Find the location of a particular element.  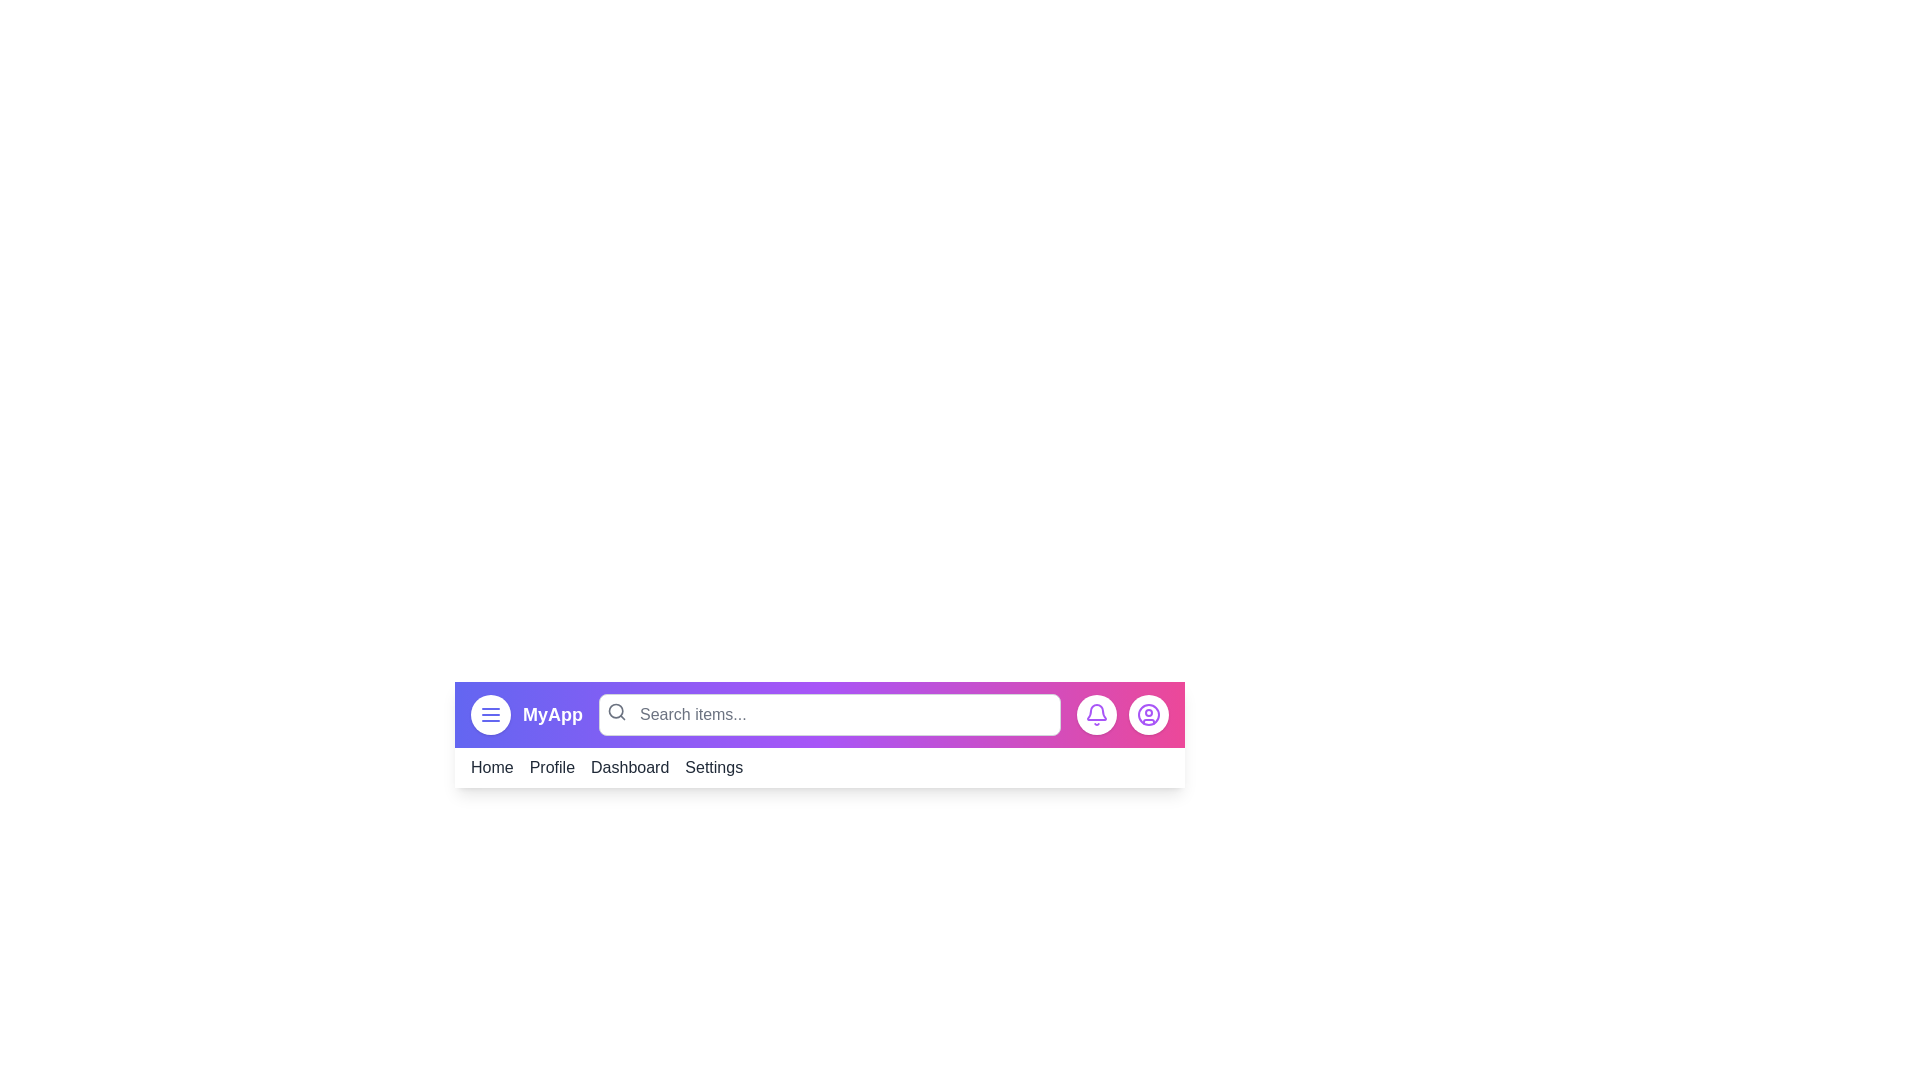

the Dashboard link in the navigation menu is located at coordinates (628, 766).